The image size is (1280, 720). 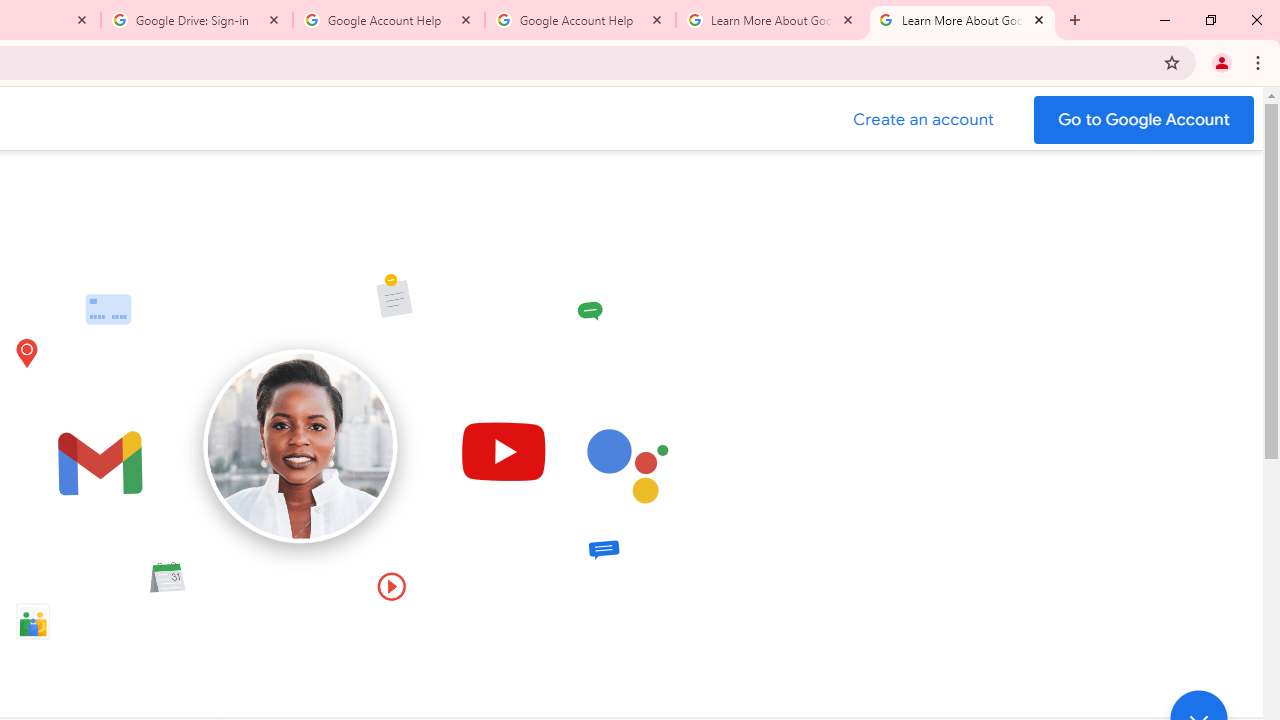 What do you see at coordinates (1144, 119) in the screenshot?
I see `'Go to your Google Account'` at bounding box center [1144, 119].